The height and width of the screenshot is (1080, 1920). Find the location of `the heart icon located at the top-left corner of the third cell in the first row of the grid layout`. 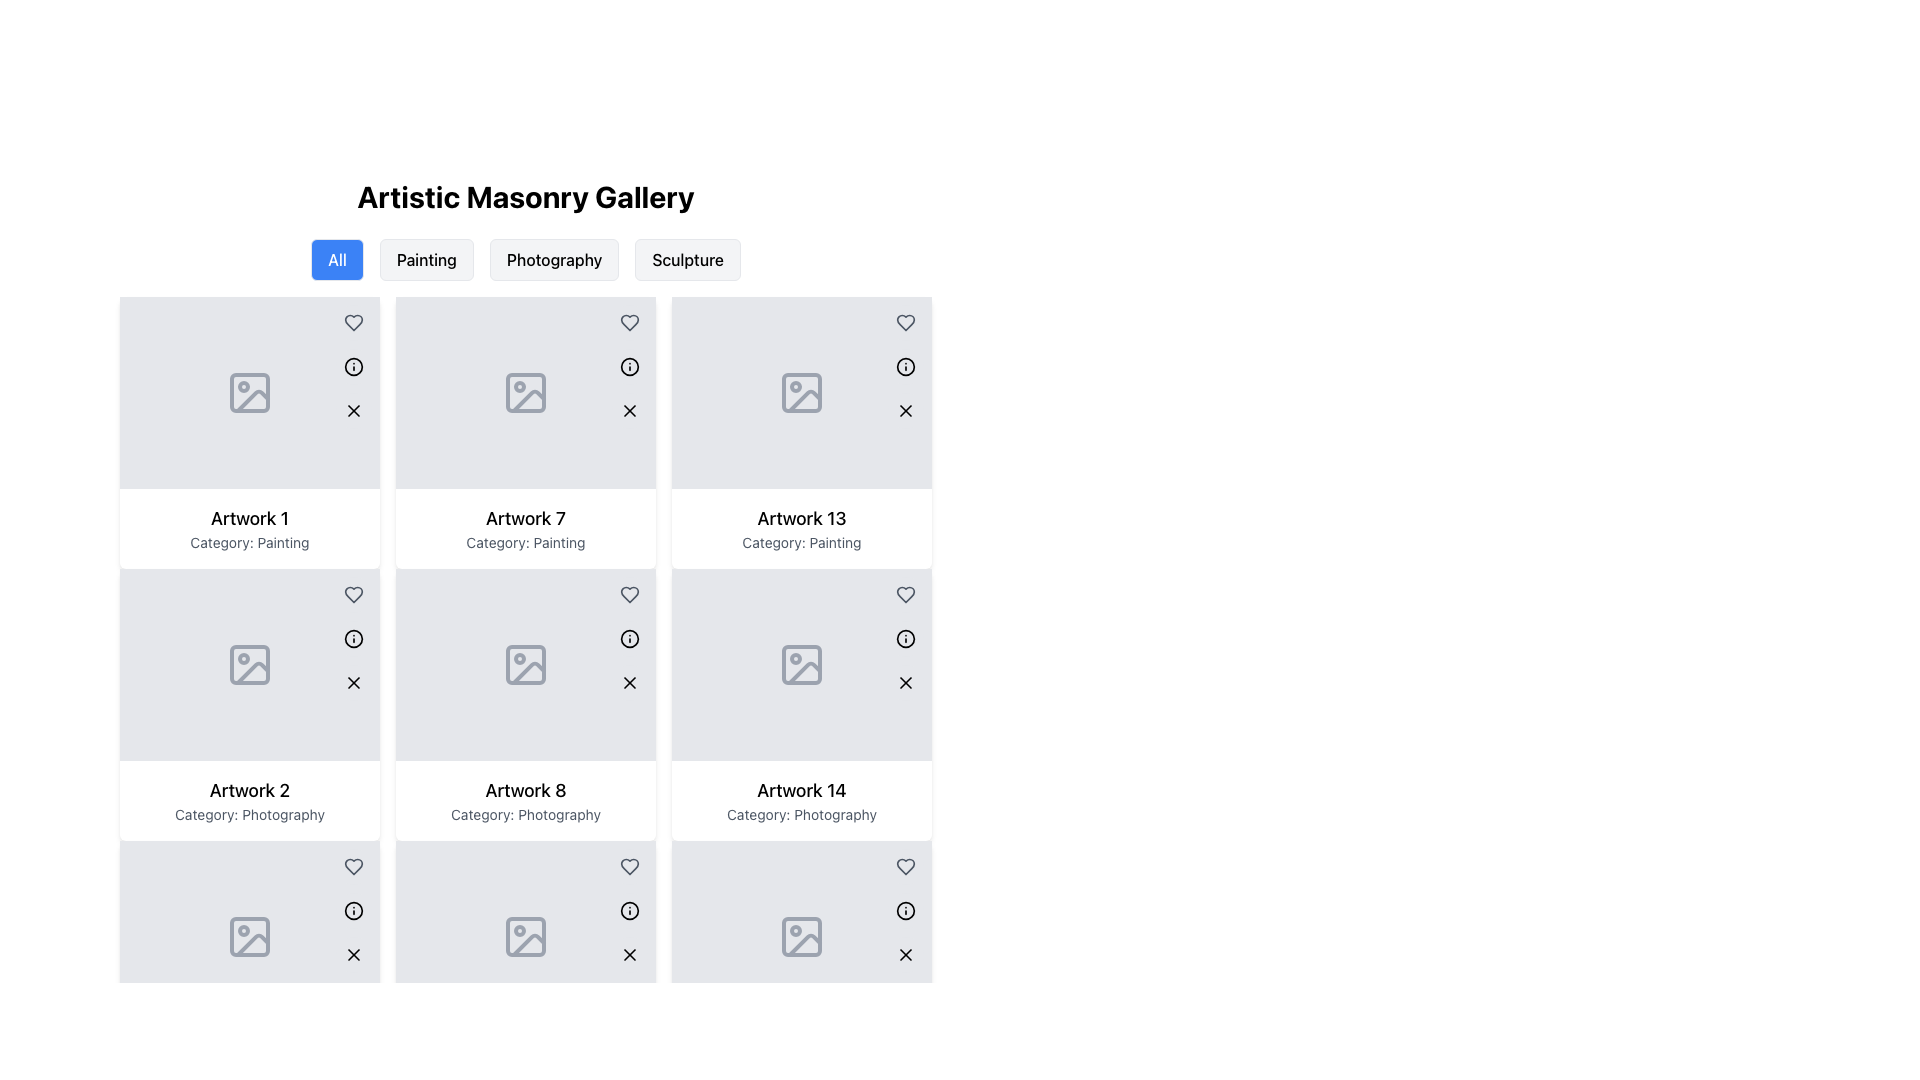

the heart icon located at the top-left corner of the third cell in the first row of the grid layout is located at coordinates (905, 322).